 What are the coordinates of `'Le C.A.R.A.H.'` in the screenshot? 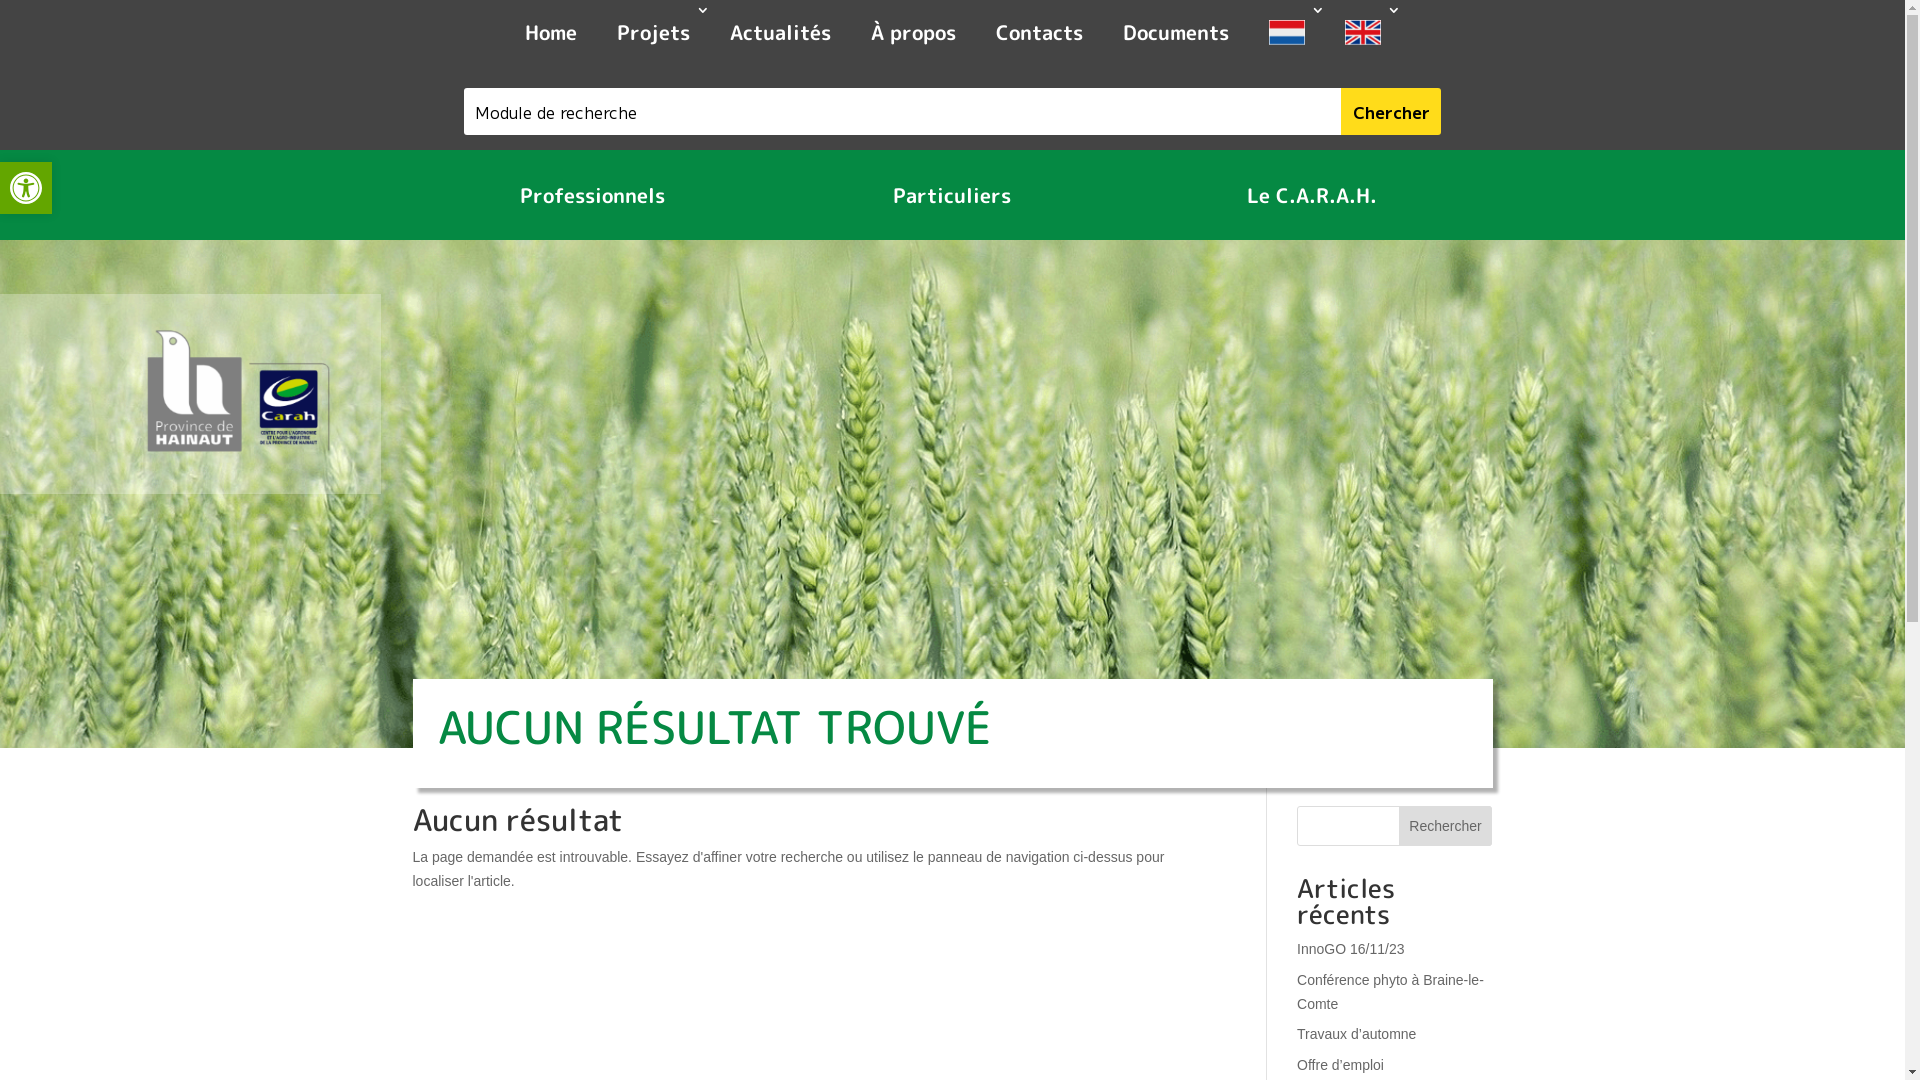 It's located at (1311, 195).